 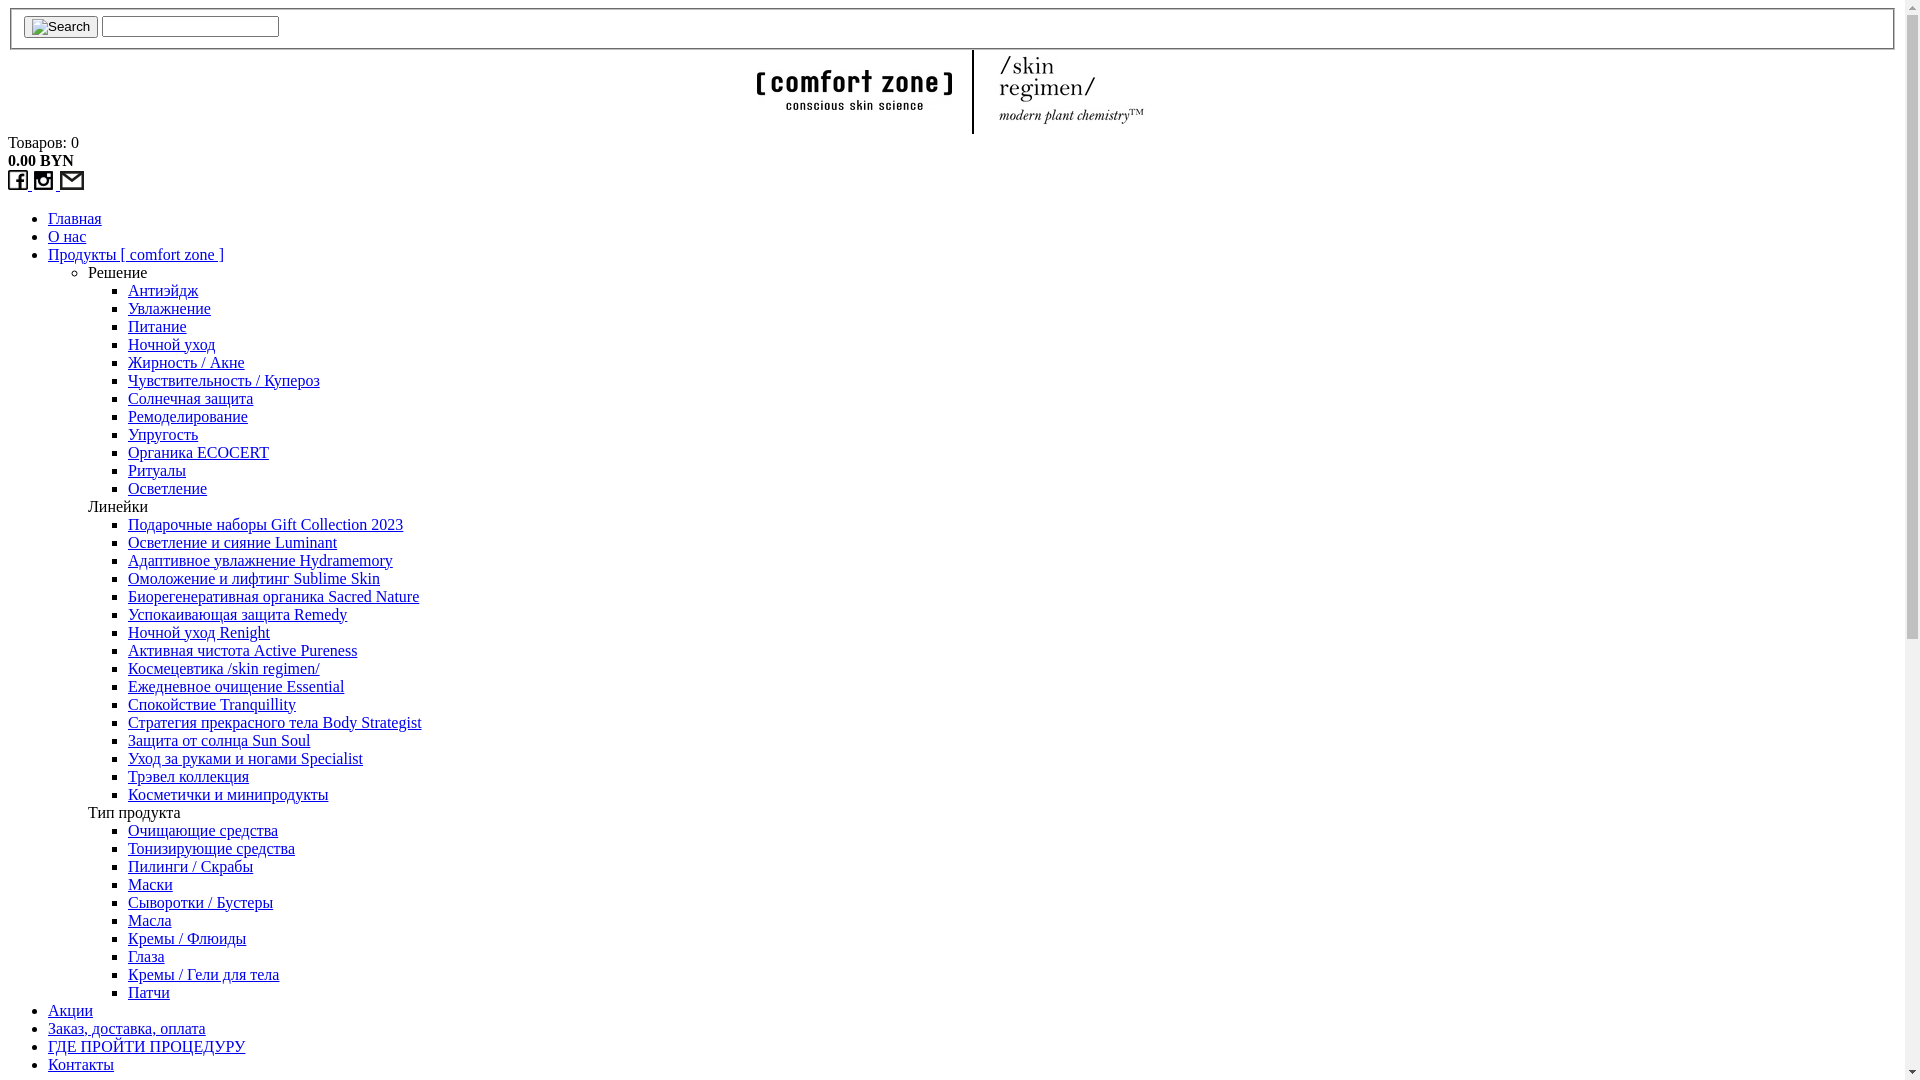 I want to click on 'intagram', so click(x=46, y=184).